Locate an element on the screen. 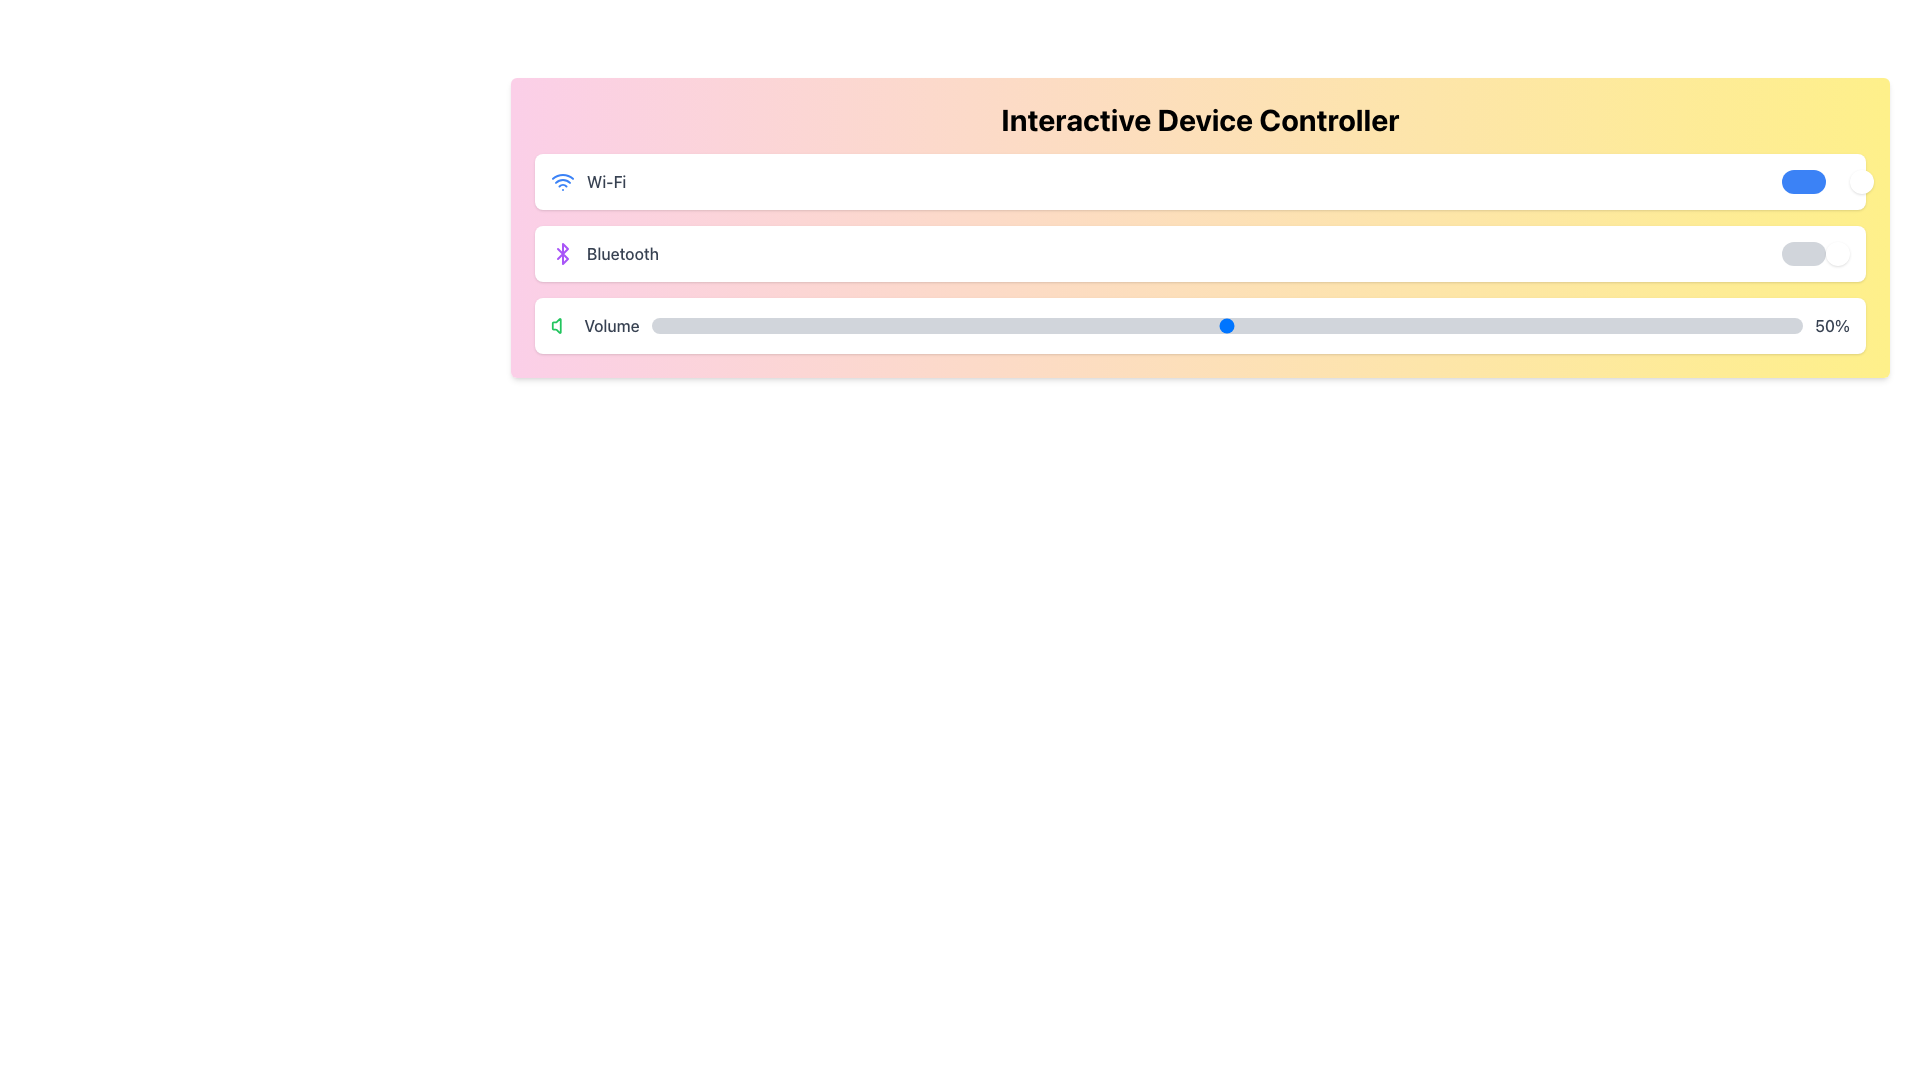 This screenshot has width=1920, height=1080. the second arc of the Wi-Fi icon located in the upper left part of the card containing Wi-Fi, Bluetooth, and Volume settings is located at coordinates (561, 175).